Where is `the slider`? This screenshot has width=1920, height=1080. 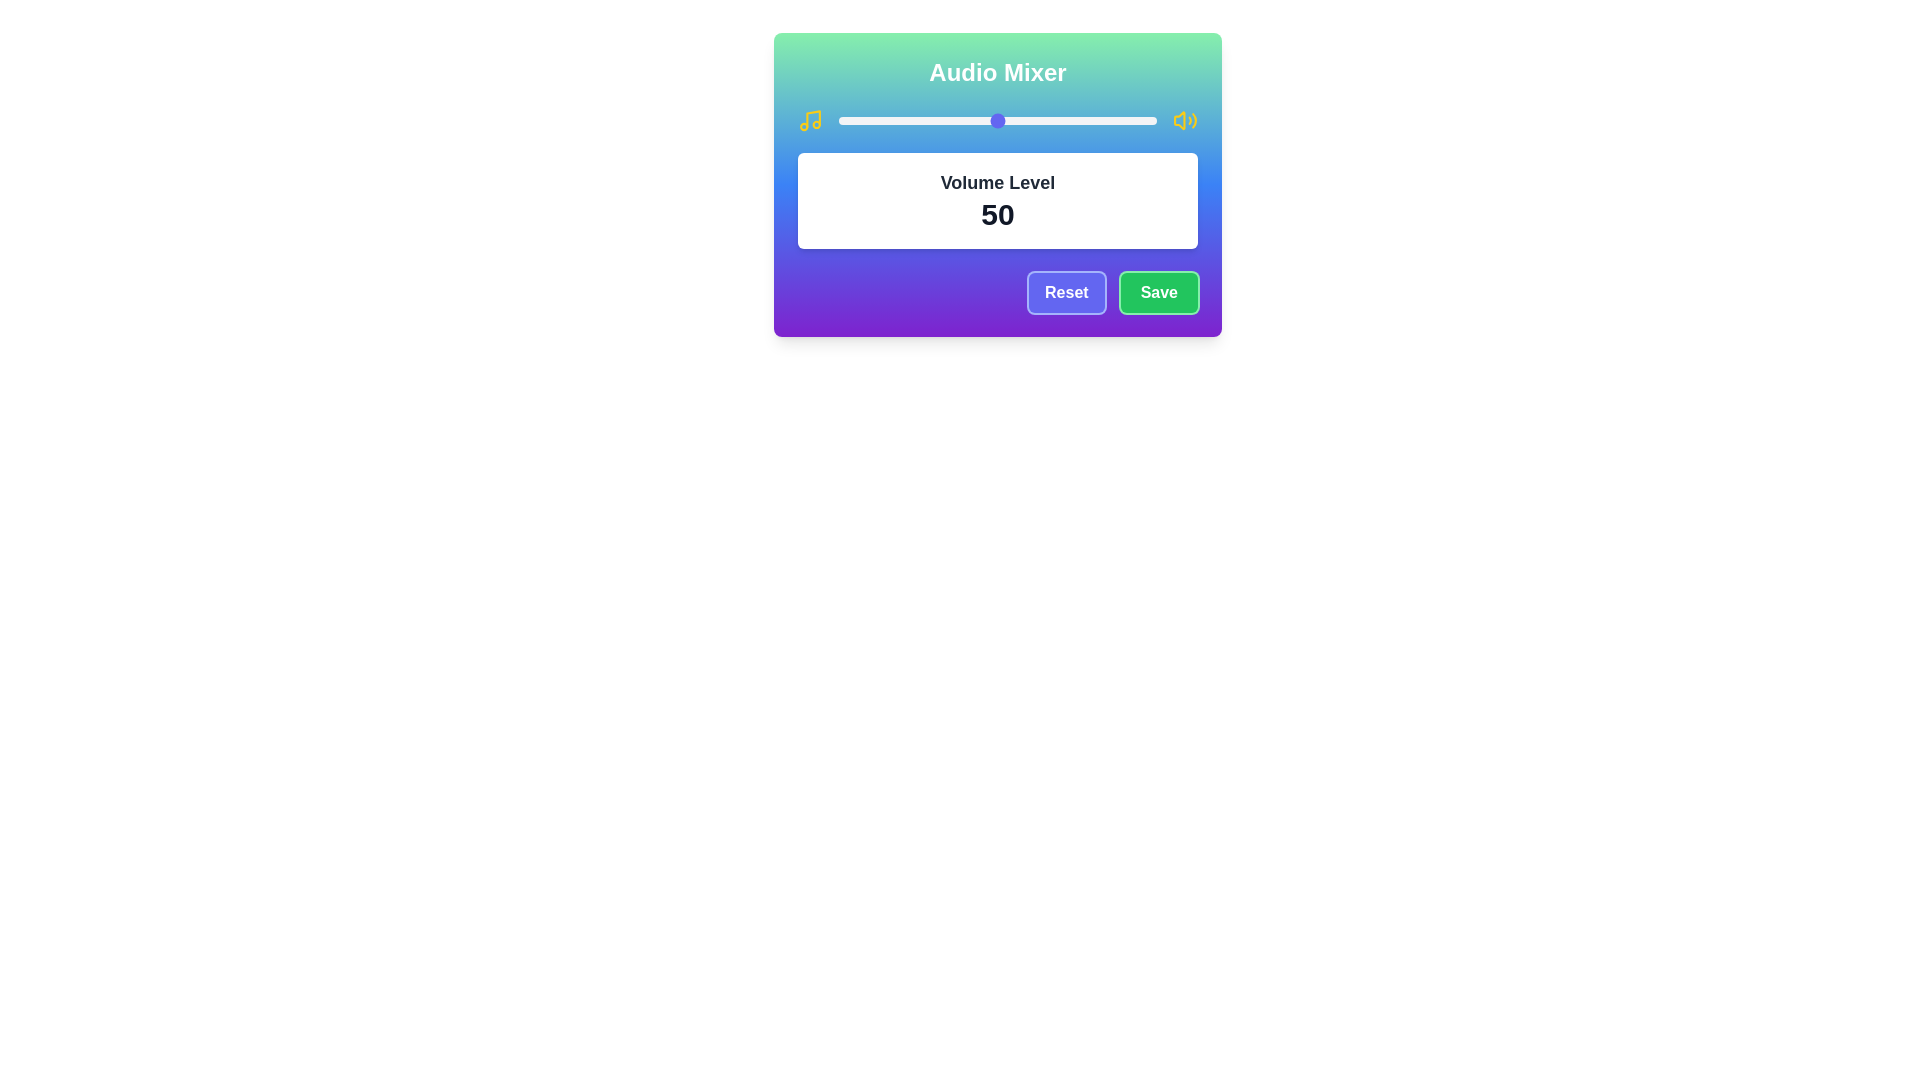 the slider is located at coordinates (1026, 120).